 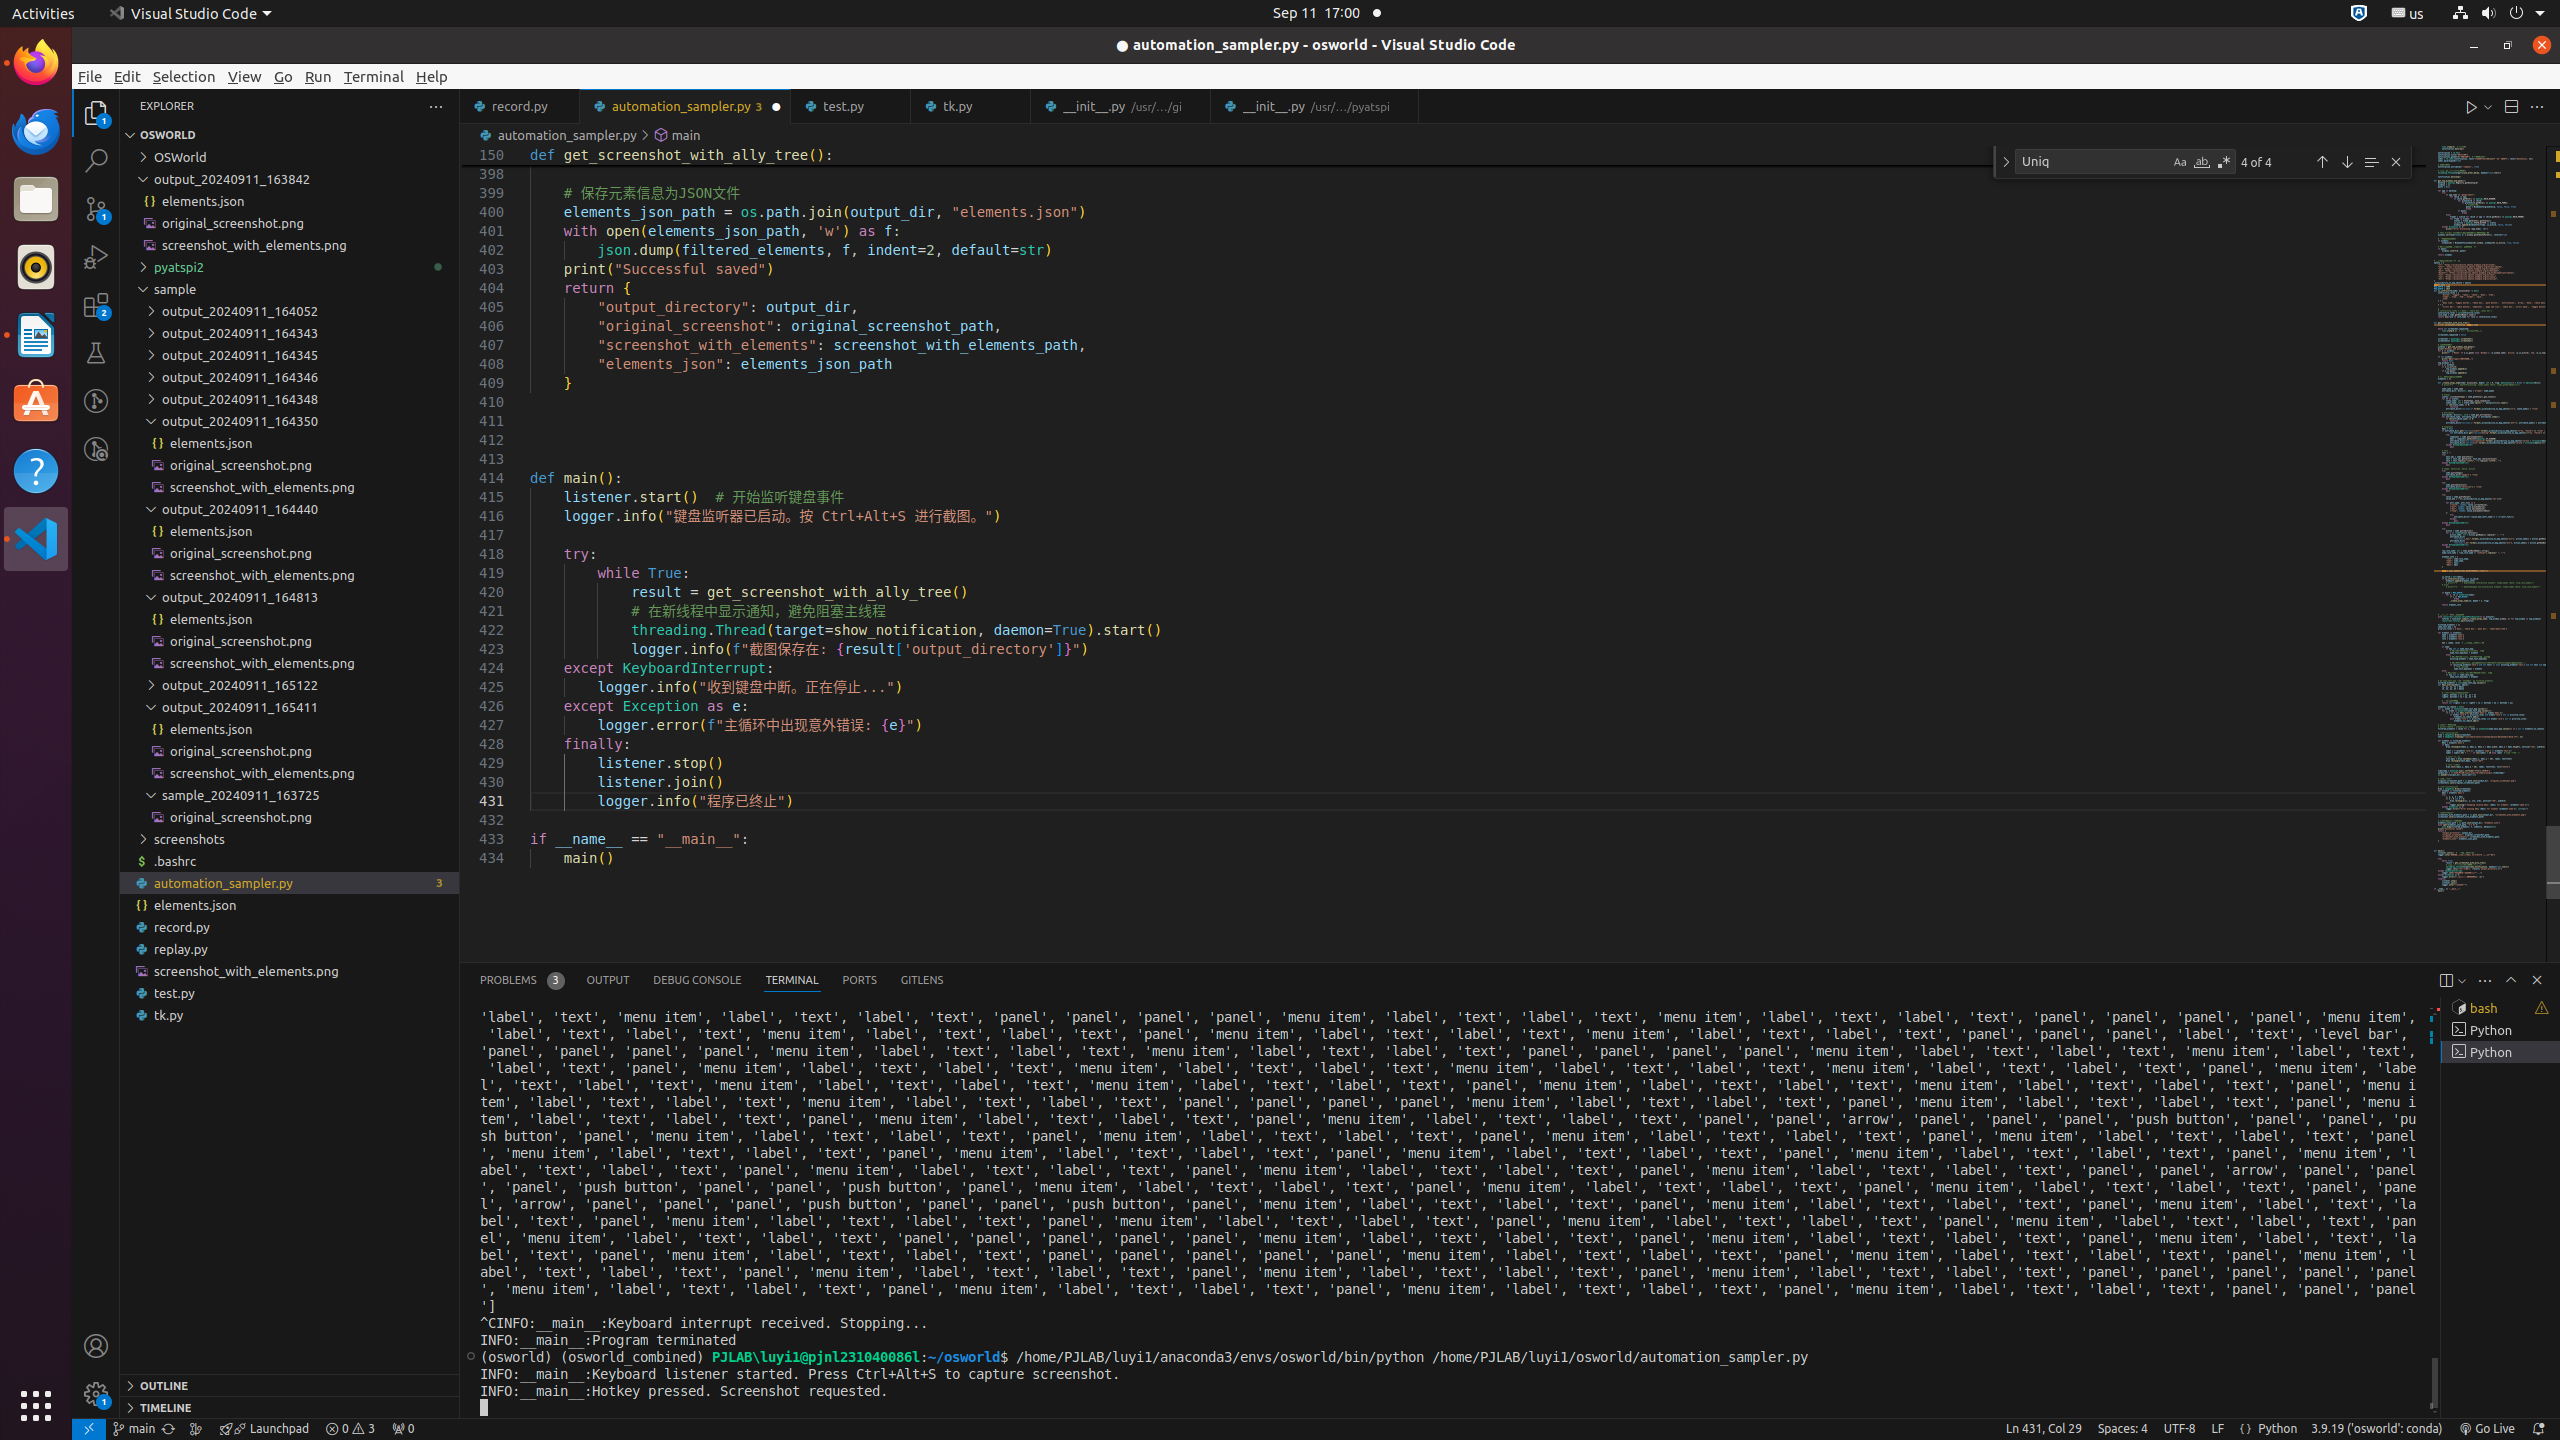 What do you see at coordinates (607, 980) in the screenshot?
I see `'Output (Ctrl+K Ctrl+H)'` at bounding box center [607, 980].